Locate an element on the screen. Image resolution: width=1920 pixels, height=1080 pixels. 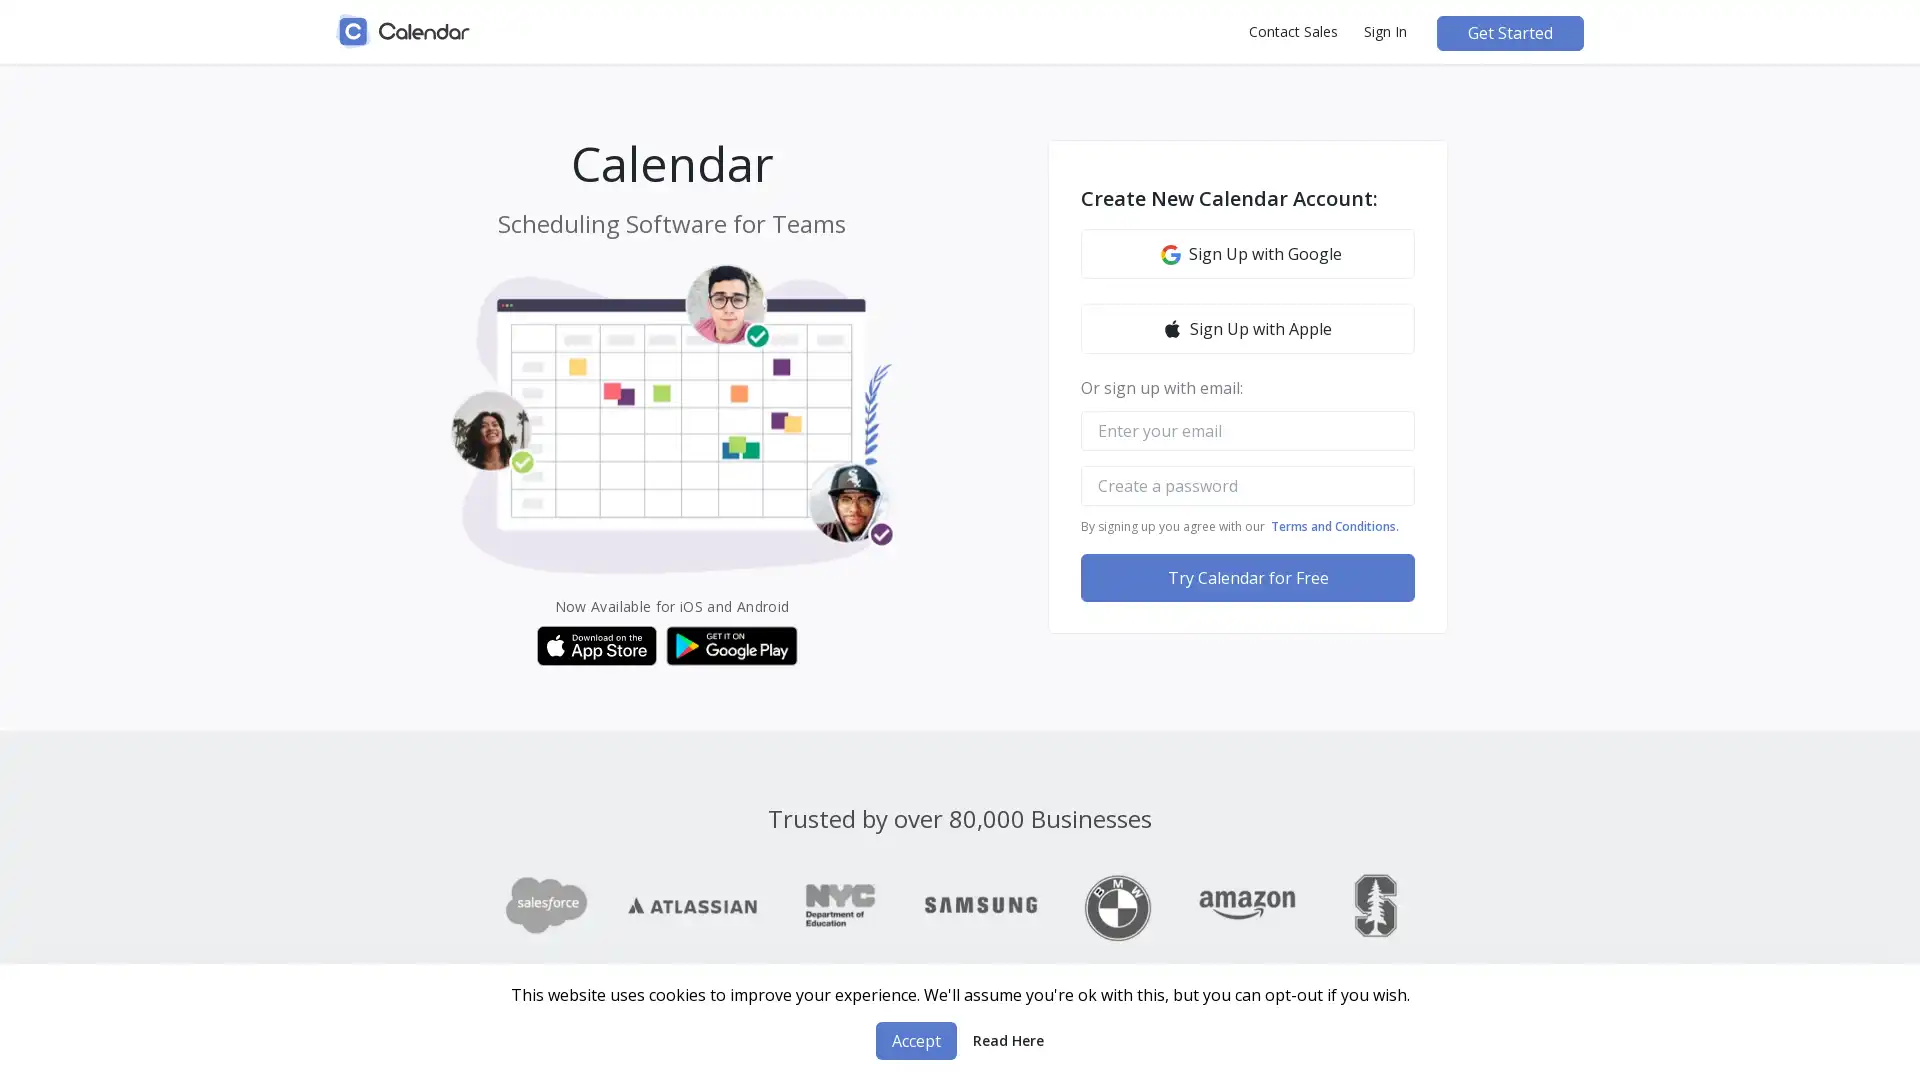
Google icon Sign Up with Google is located at coordinates (1247, 253).